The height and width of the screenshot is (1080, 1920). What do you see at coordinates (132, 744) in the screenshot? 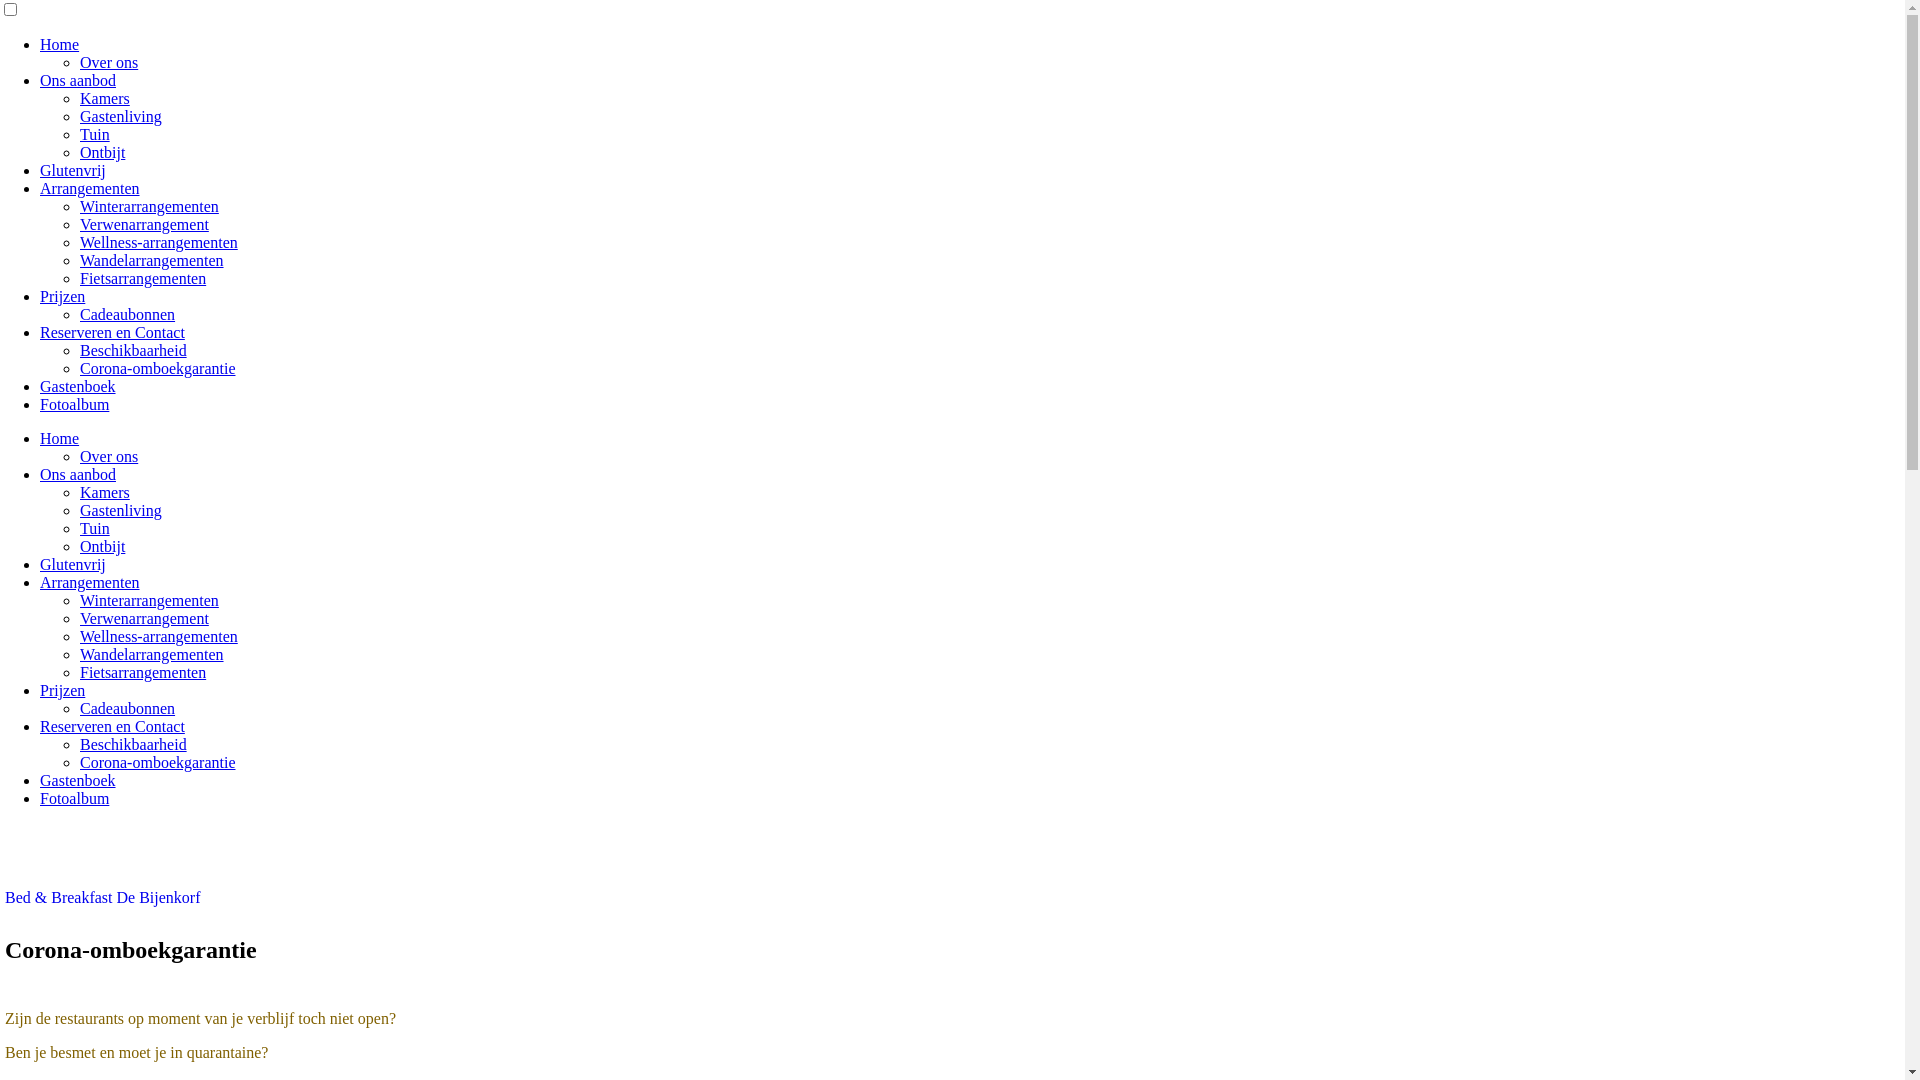
I see `'Beschikbaarheid'` at bounding box center [132, 744].